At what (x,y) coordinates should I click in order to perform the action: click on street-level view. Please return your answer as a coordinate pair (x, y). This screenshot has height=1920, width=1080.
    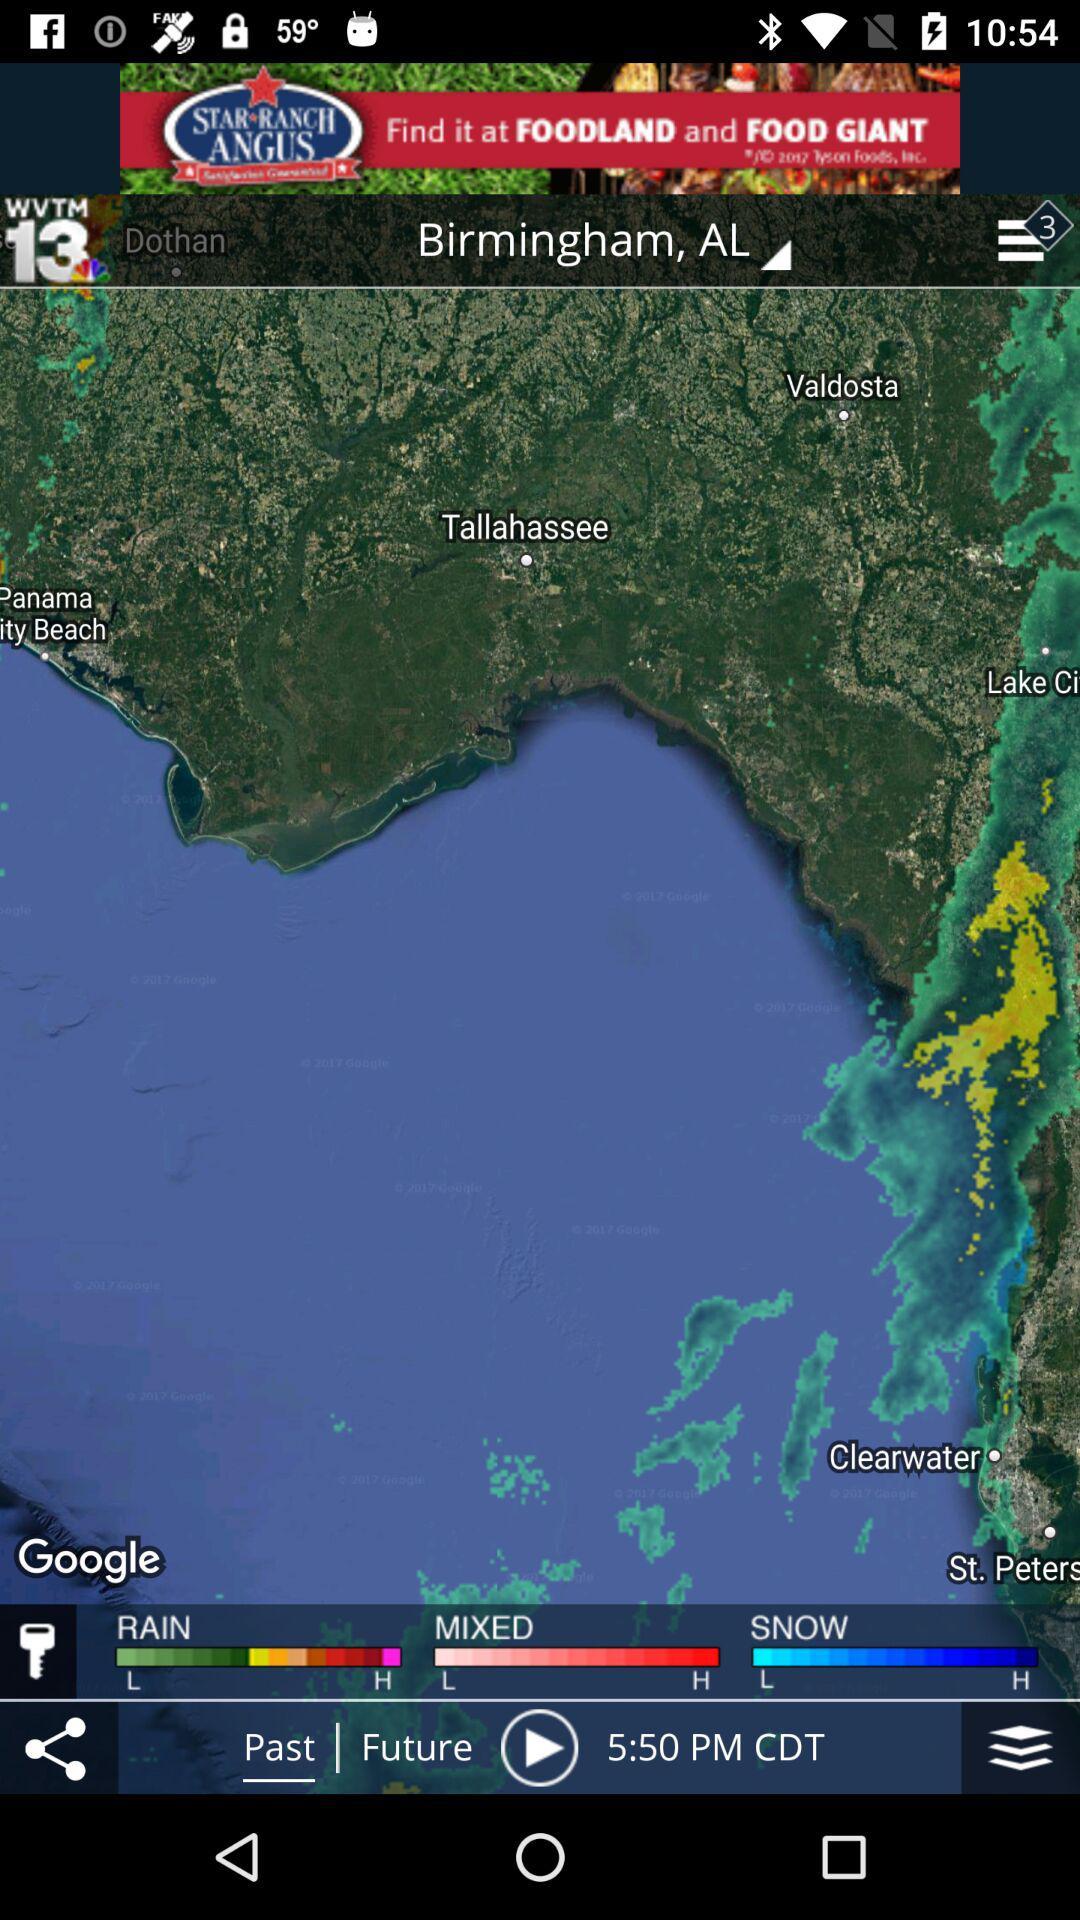
    Looking at the image, I should click on (1020, 1746).